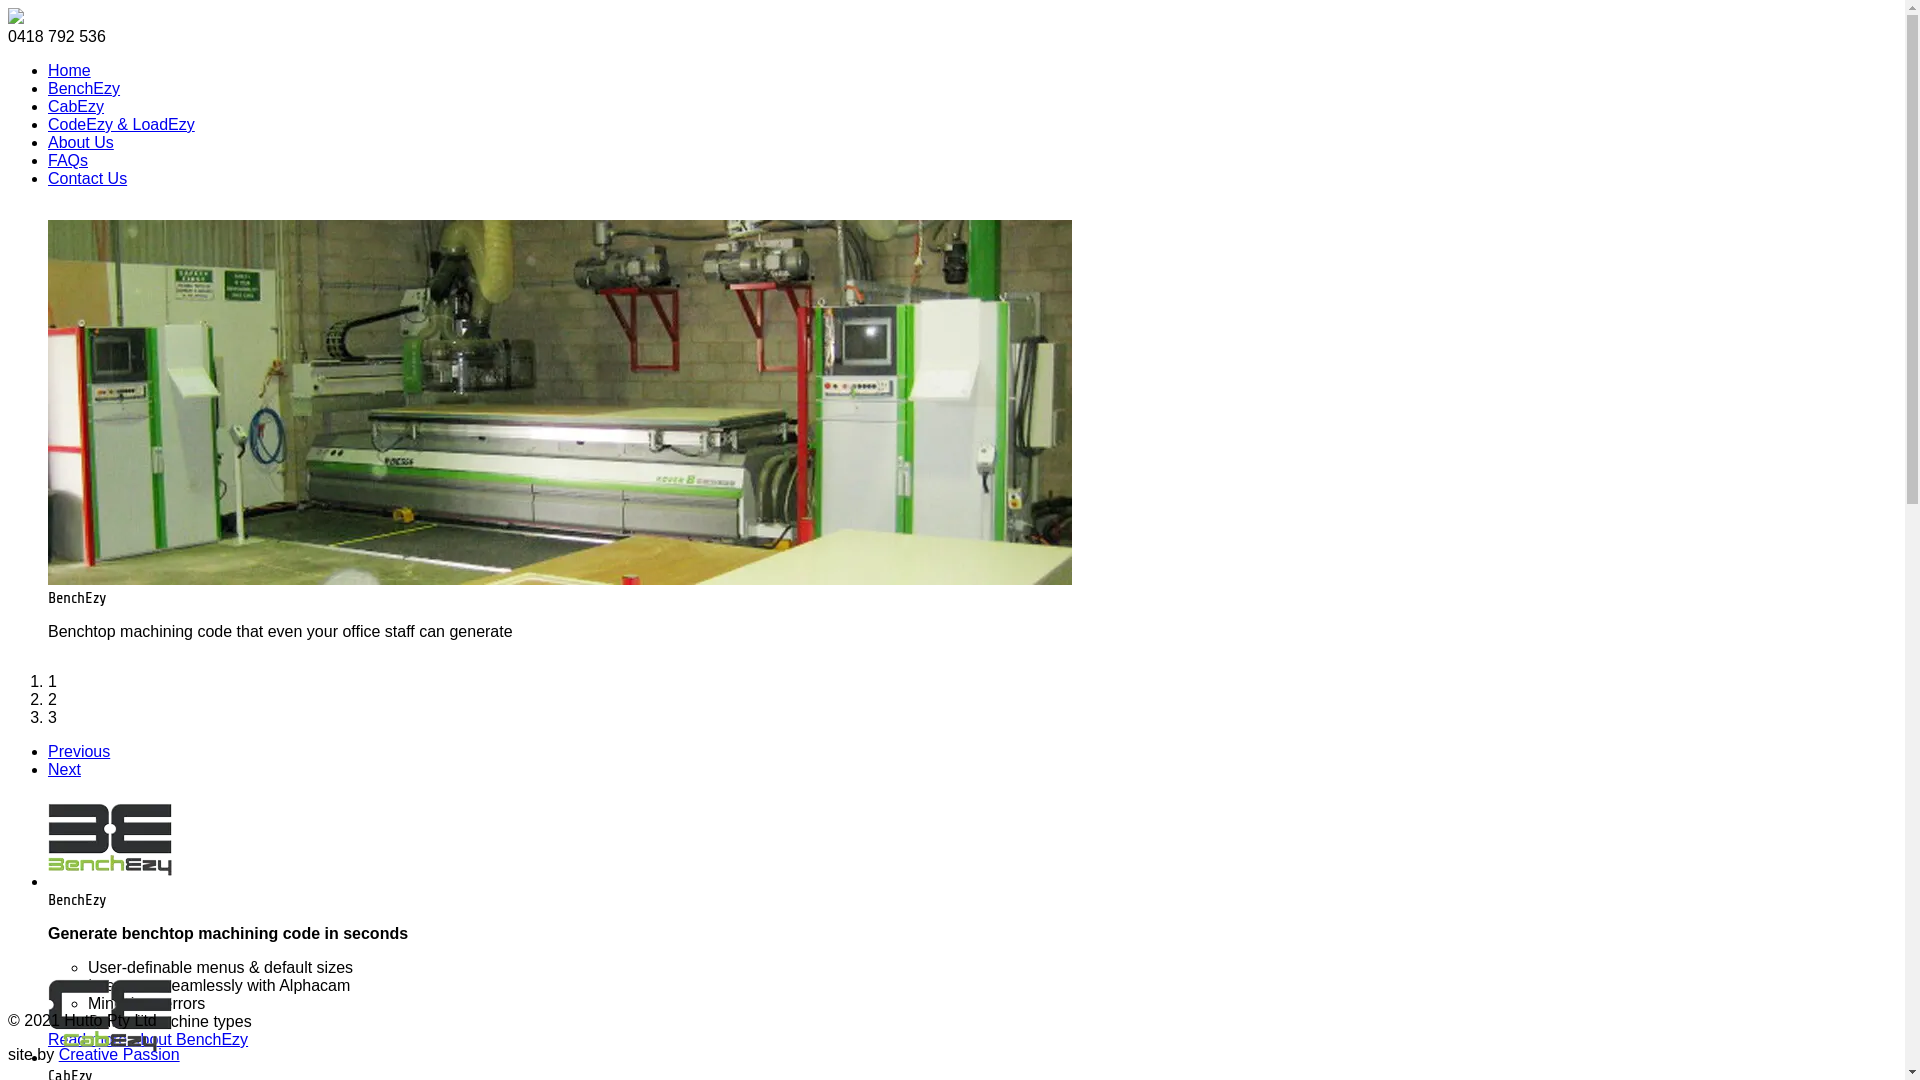 Image resolution: width=1920 pixels, height=1080 pixels. What do you see at coordinates (69, 69) in the screenshot?
I see `'Home'` at bounding box center [69, 69].